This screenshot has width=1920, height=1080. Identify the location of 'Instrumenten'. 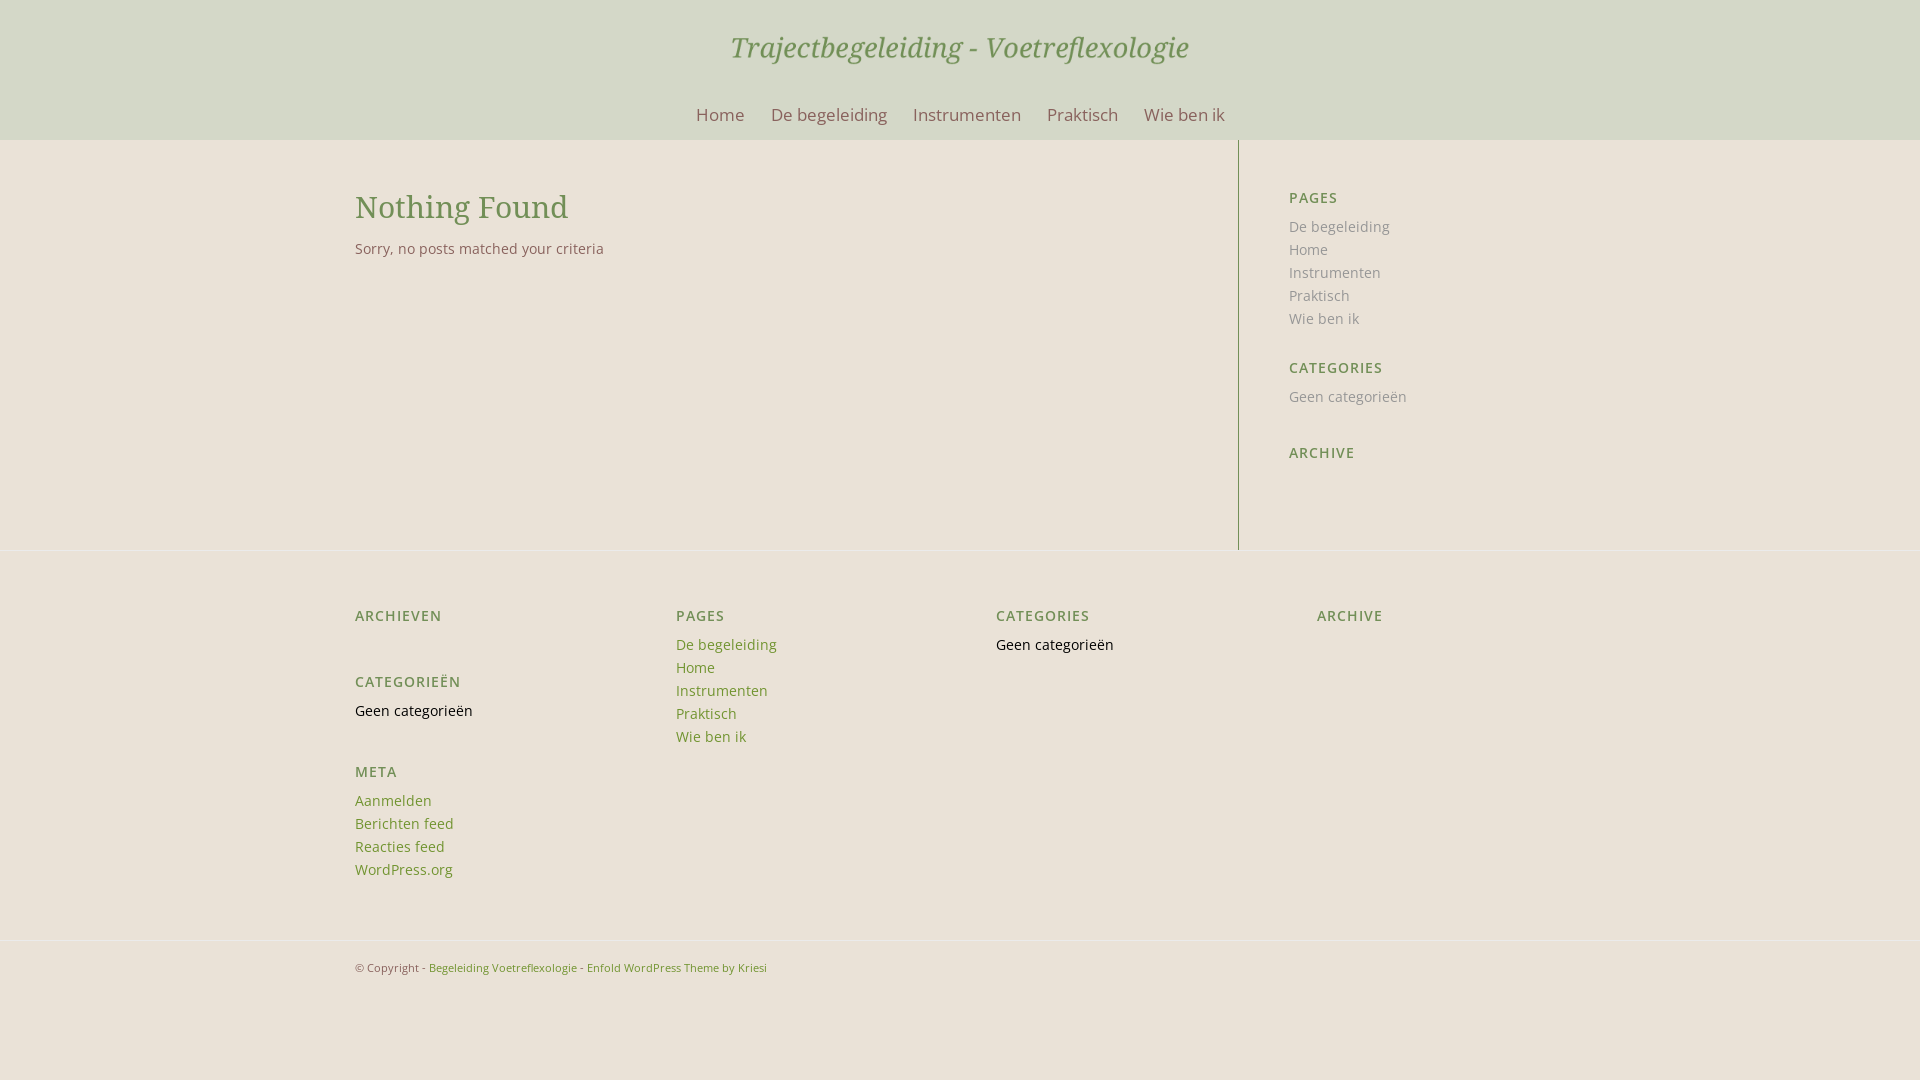
(1289, 272).